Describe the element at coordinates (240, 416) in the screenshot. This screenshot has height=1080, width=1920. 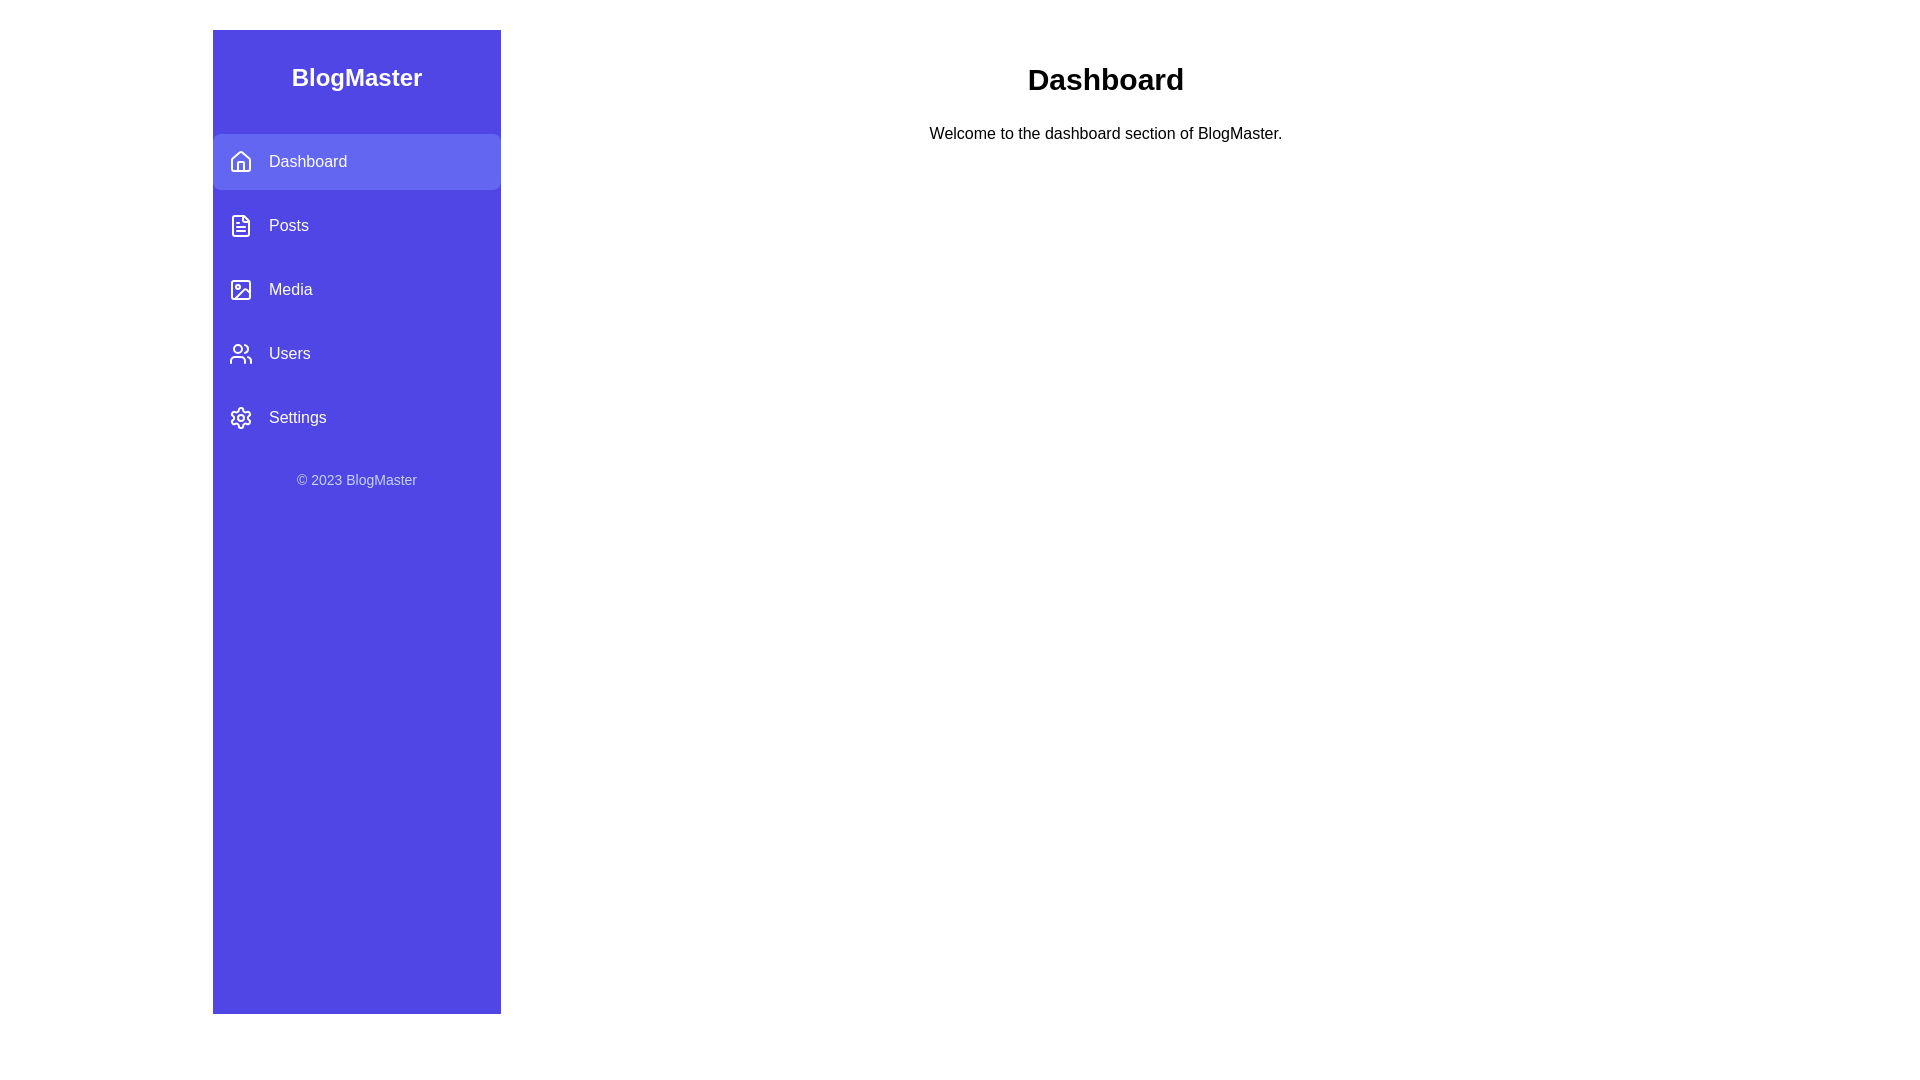
I see `the settings icon located in the left sidebar next to the 'Settings' text` at that location.